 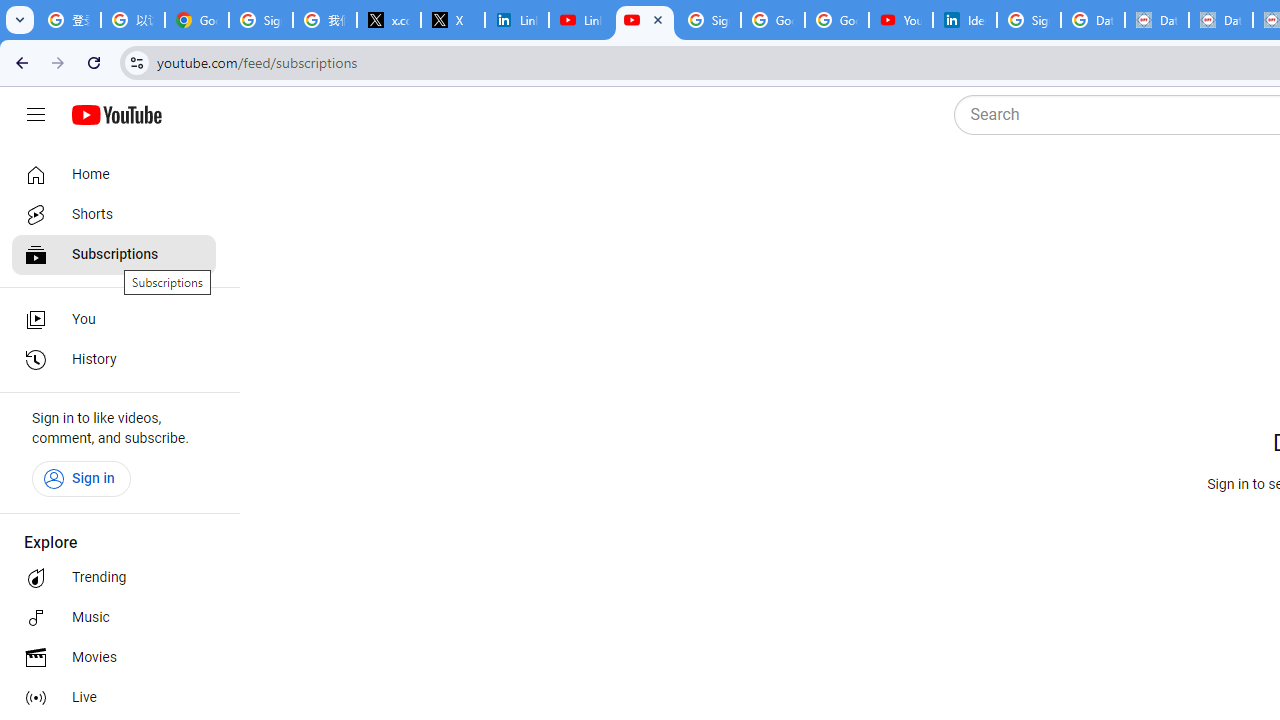 What do you see at coordinates (112, 214) in the screenshot?
I see `'Shorts'` at bounding box center [112, 214].